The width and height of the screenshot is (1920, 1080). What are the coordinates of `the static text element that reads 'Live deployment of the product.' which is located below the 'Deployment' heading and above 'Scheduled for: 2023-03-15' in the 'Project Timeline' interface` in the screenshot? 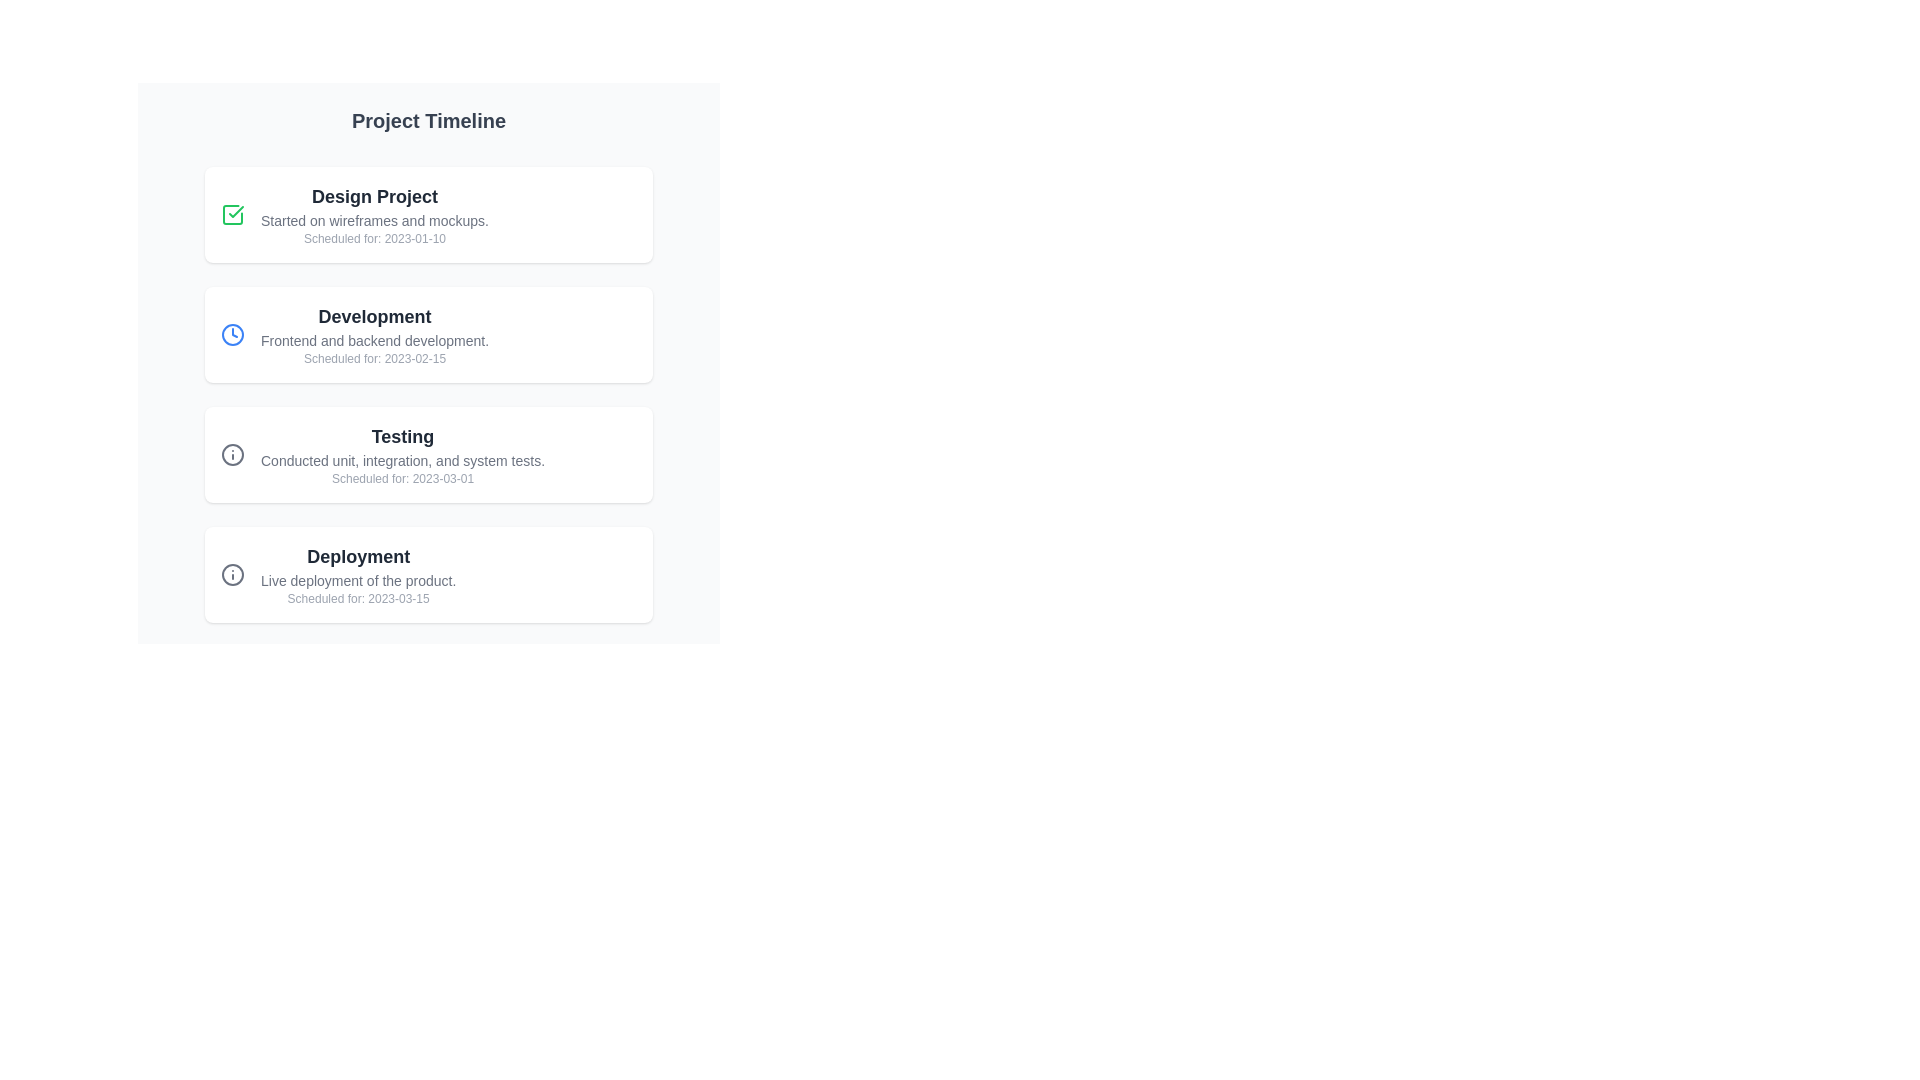 It's located at (358, 581).